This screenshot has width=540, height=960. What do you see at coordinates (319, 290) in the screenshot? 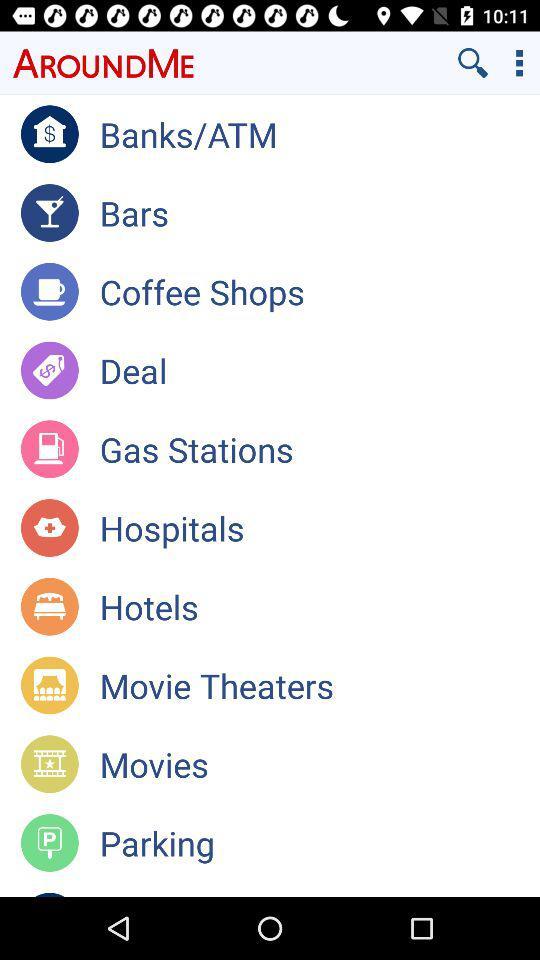
I see `item below bars item` at bounding box center [319, 290].